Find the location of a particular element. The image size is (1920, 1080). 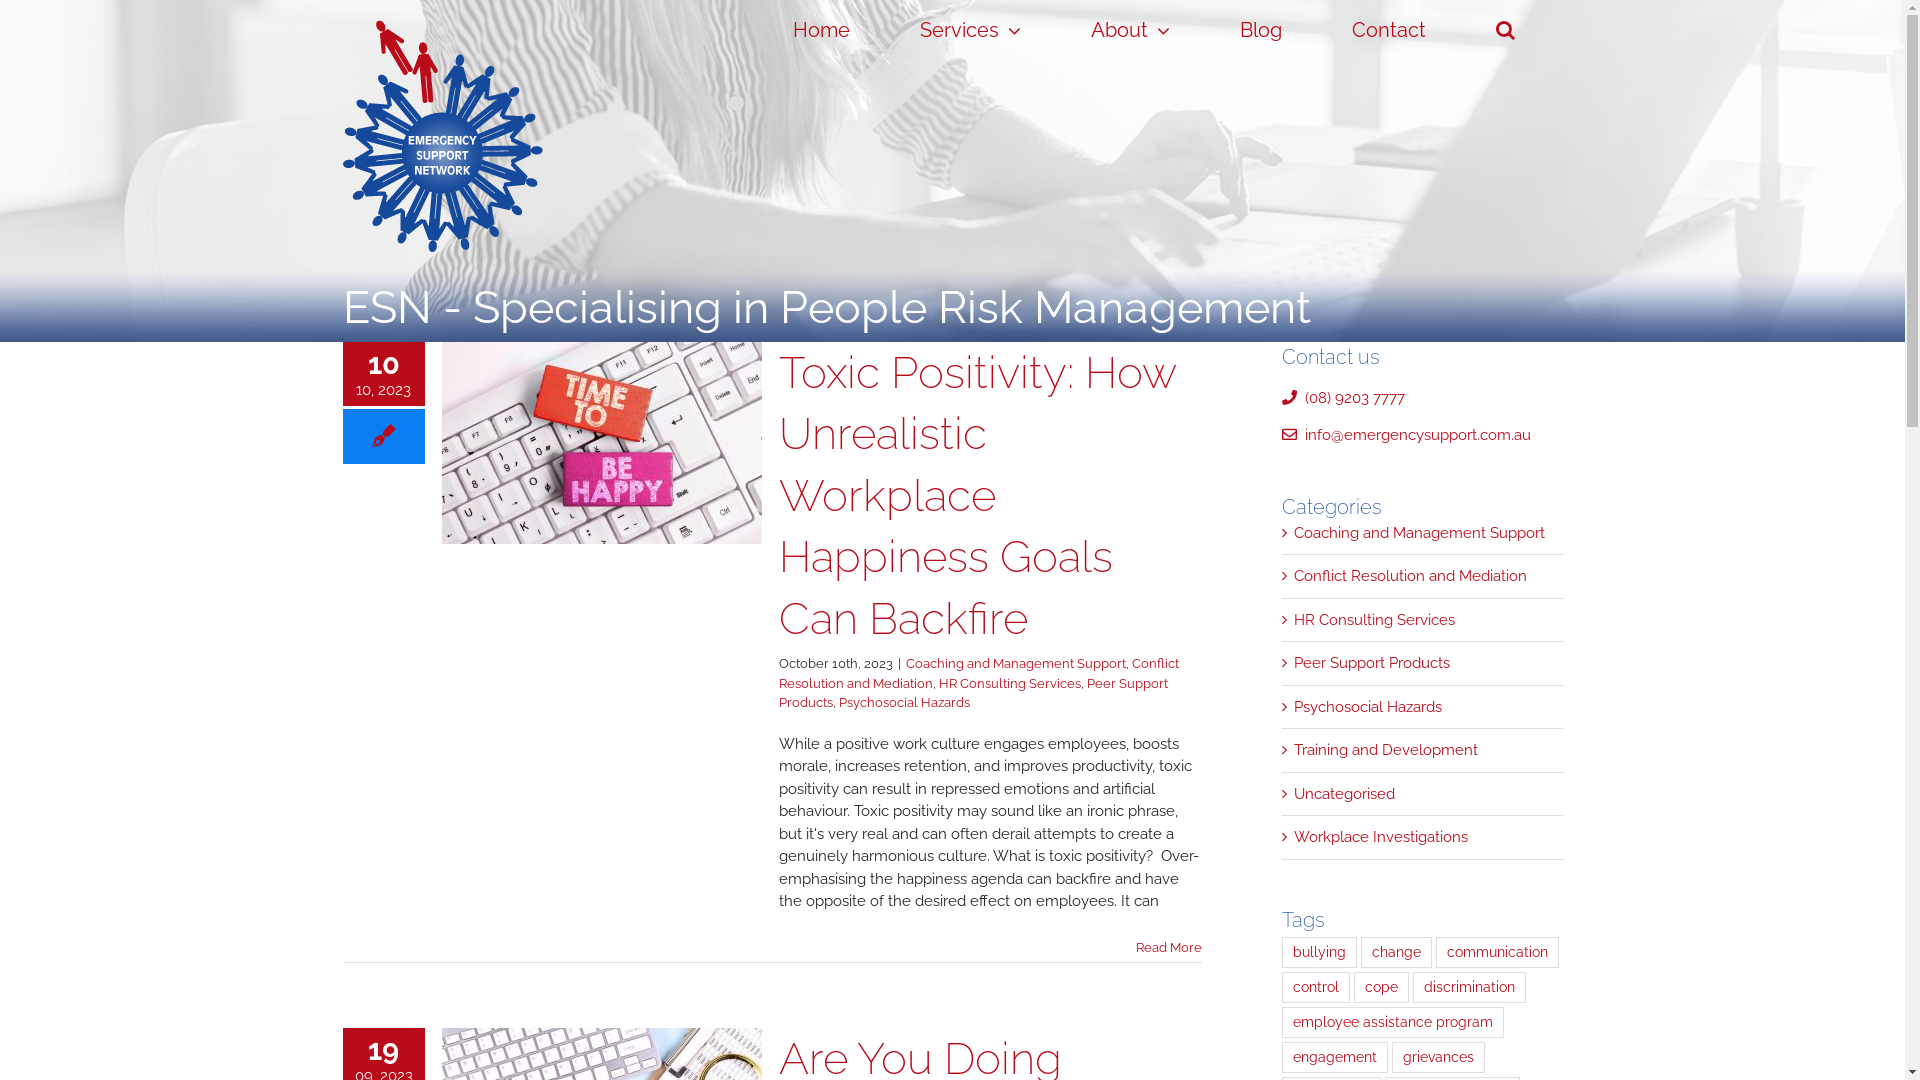

'Coaching and Management Support' is located at coordinates (1294, 532).